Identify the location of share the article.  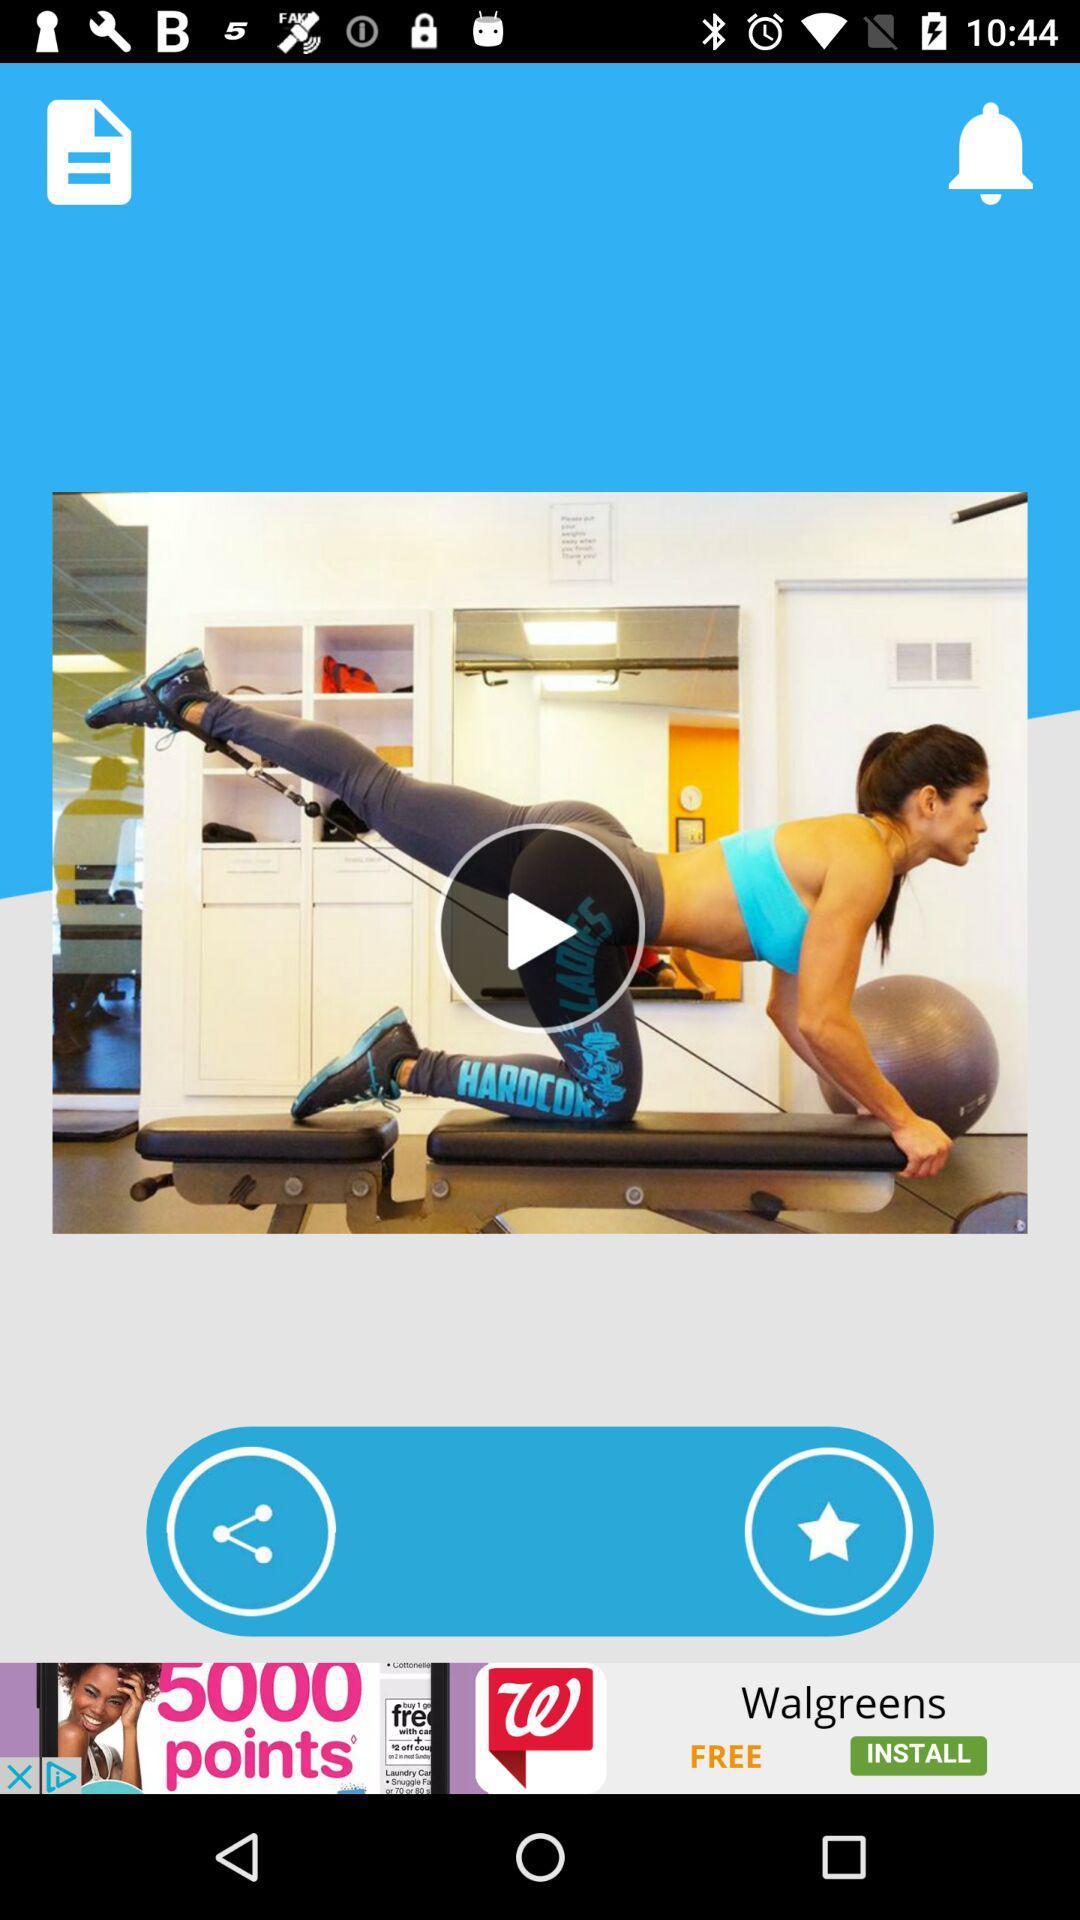
(250, 1530).